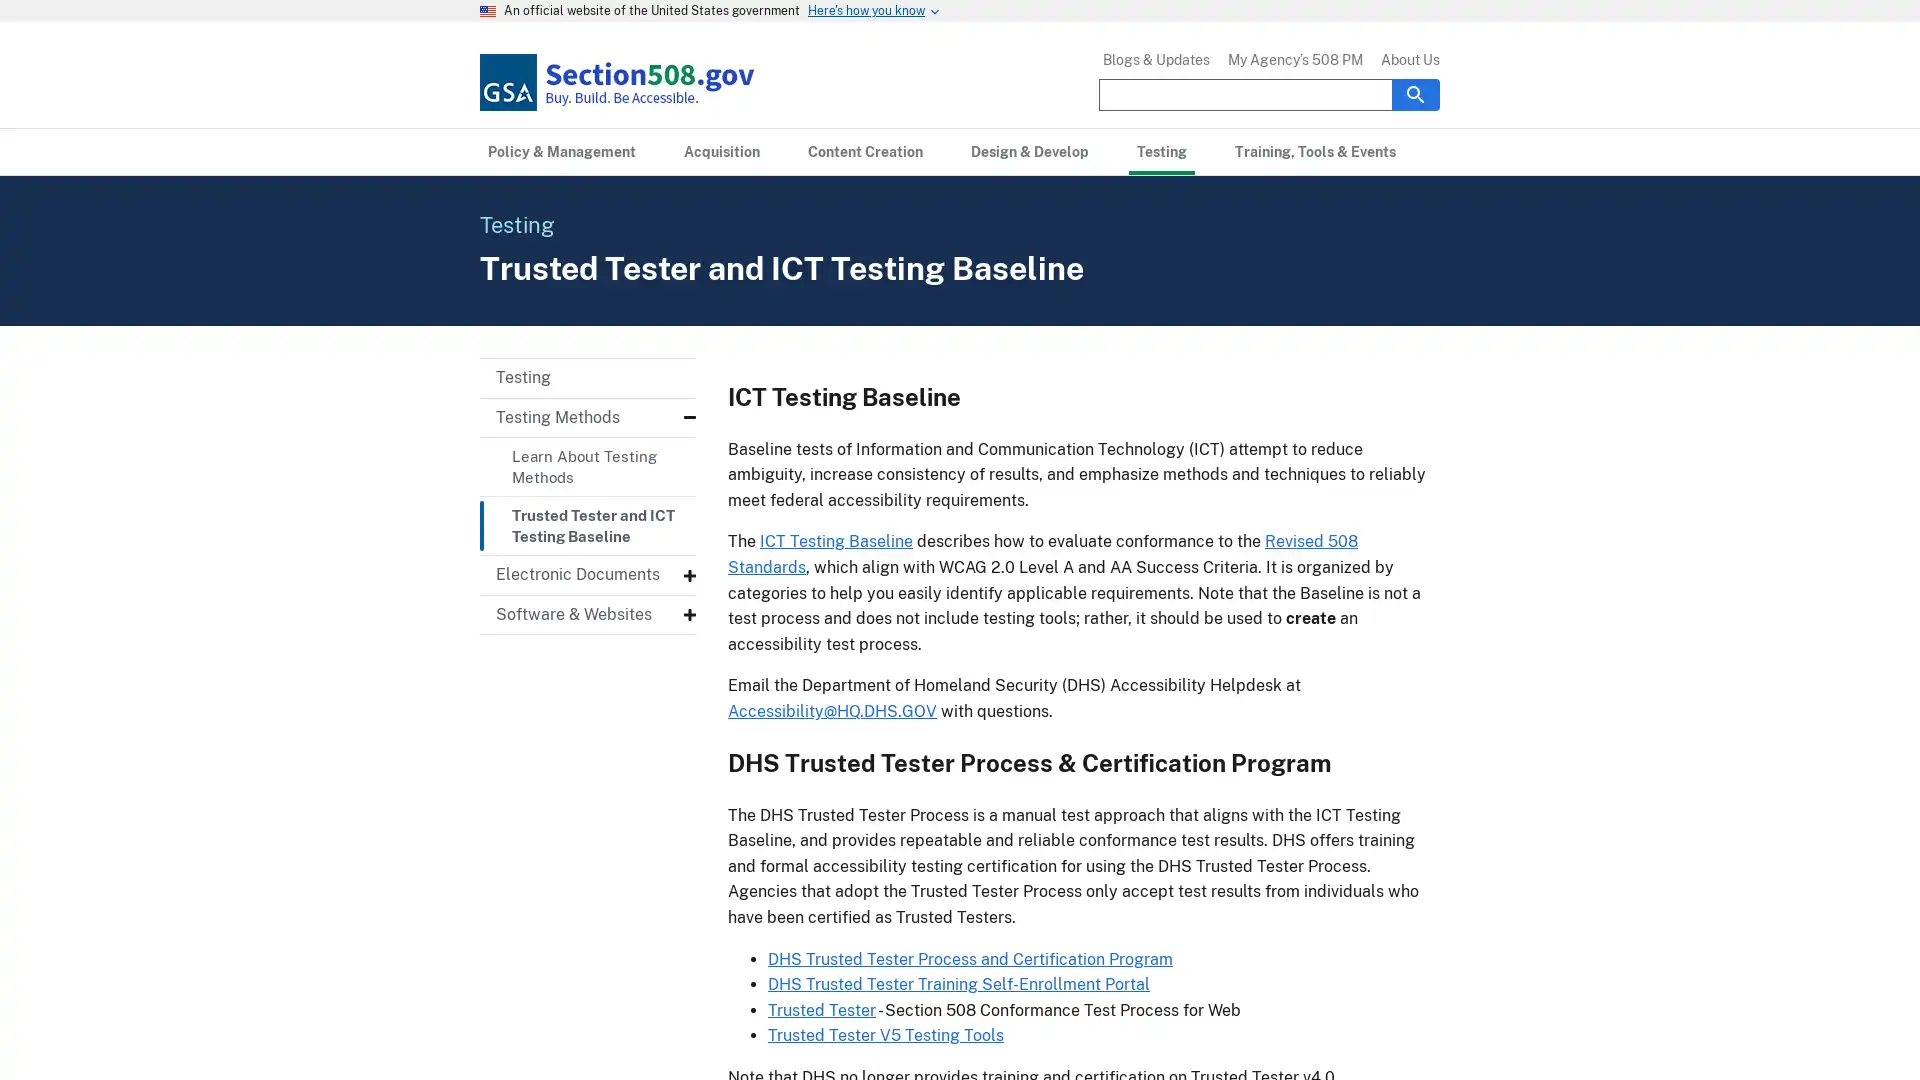 This screenshot has height=1080, width=1920. Describe the element at coordinates (866, 11) in the screenshot. I see `Here's how you know` at that location.